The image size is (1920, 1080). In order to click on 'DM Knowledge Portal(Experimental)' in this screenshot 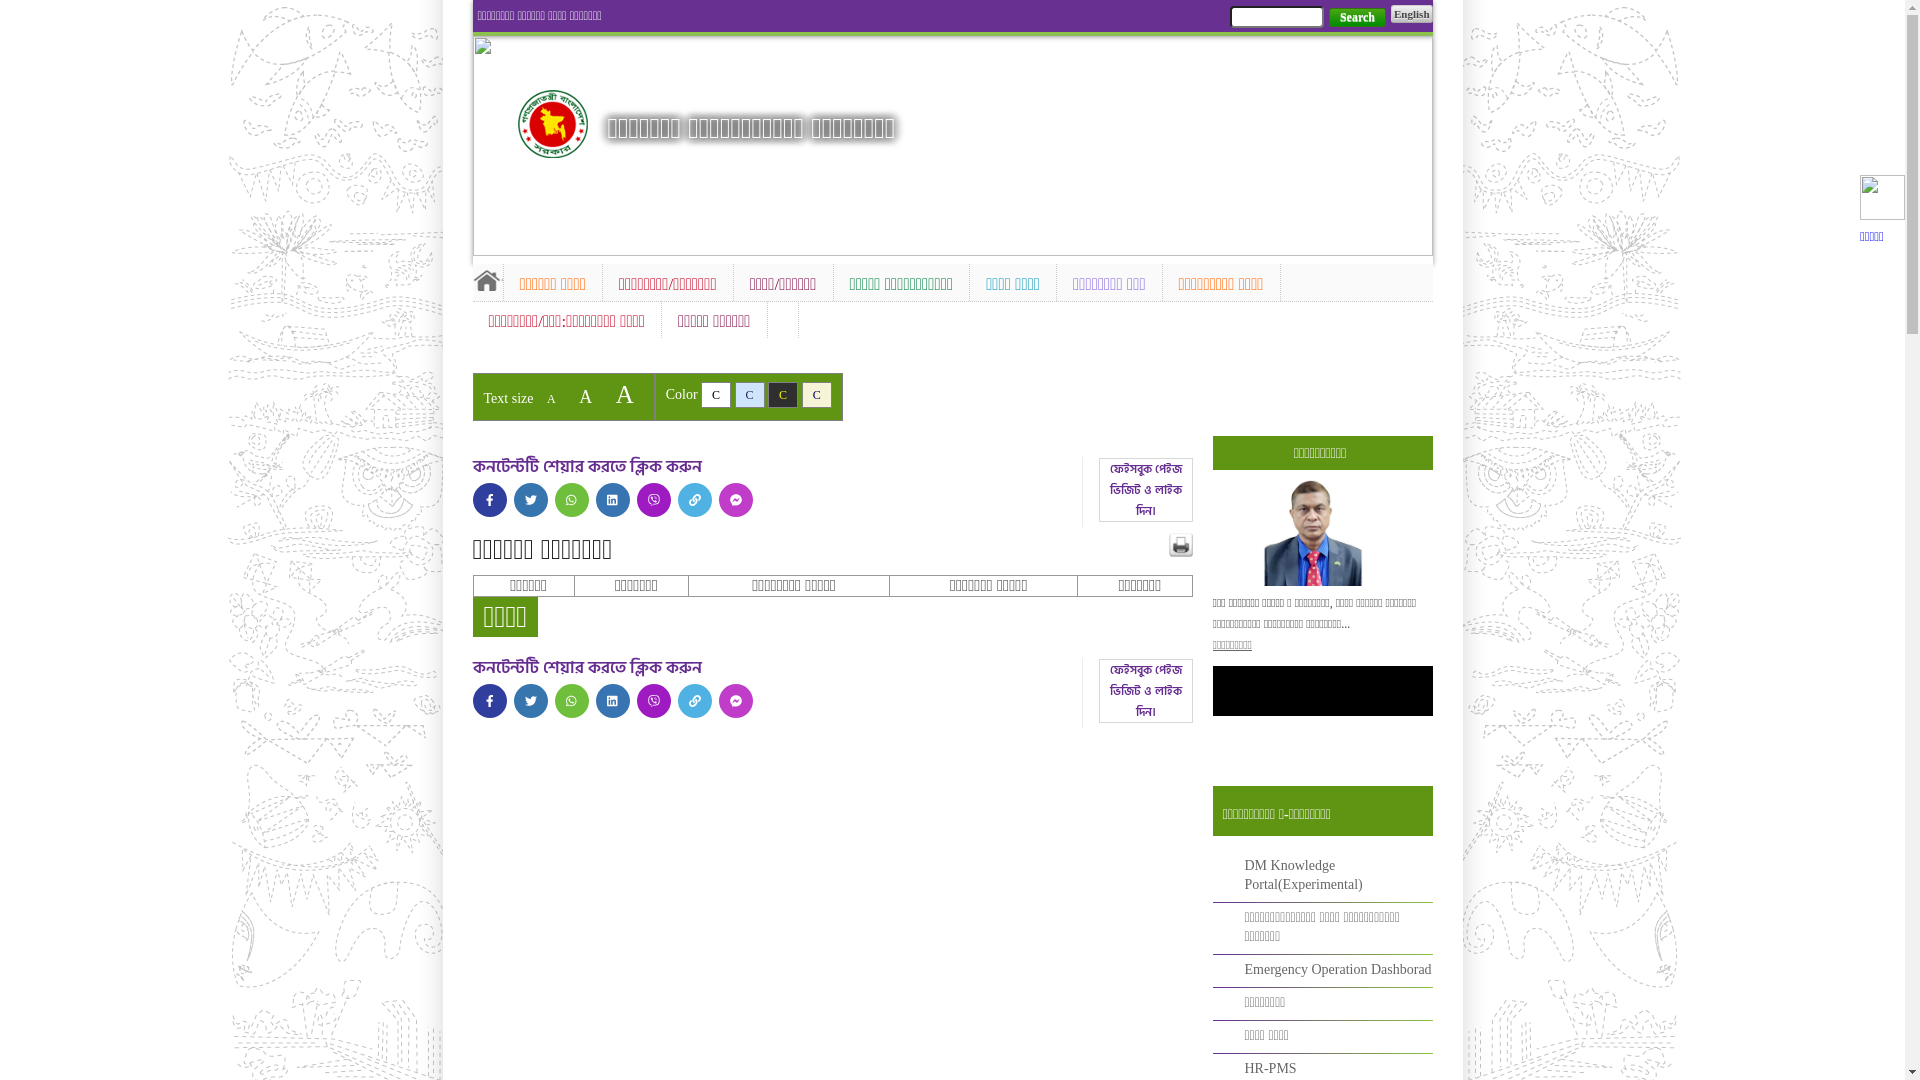, I will do `click(1302, 874)`.